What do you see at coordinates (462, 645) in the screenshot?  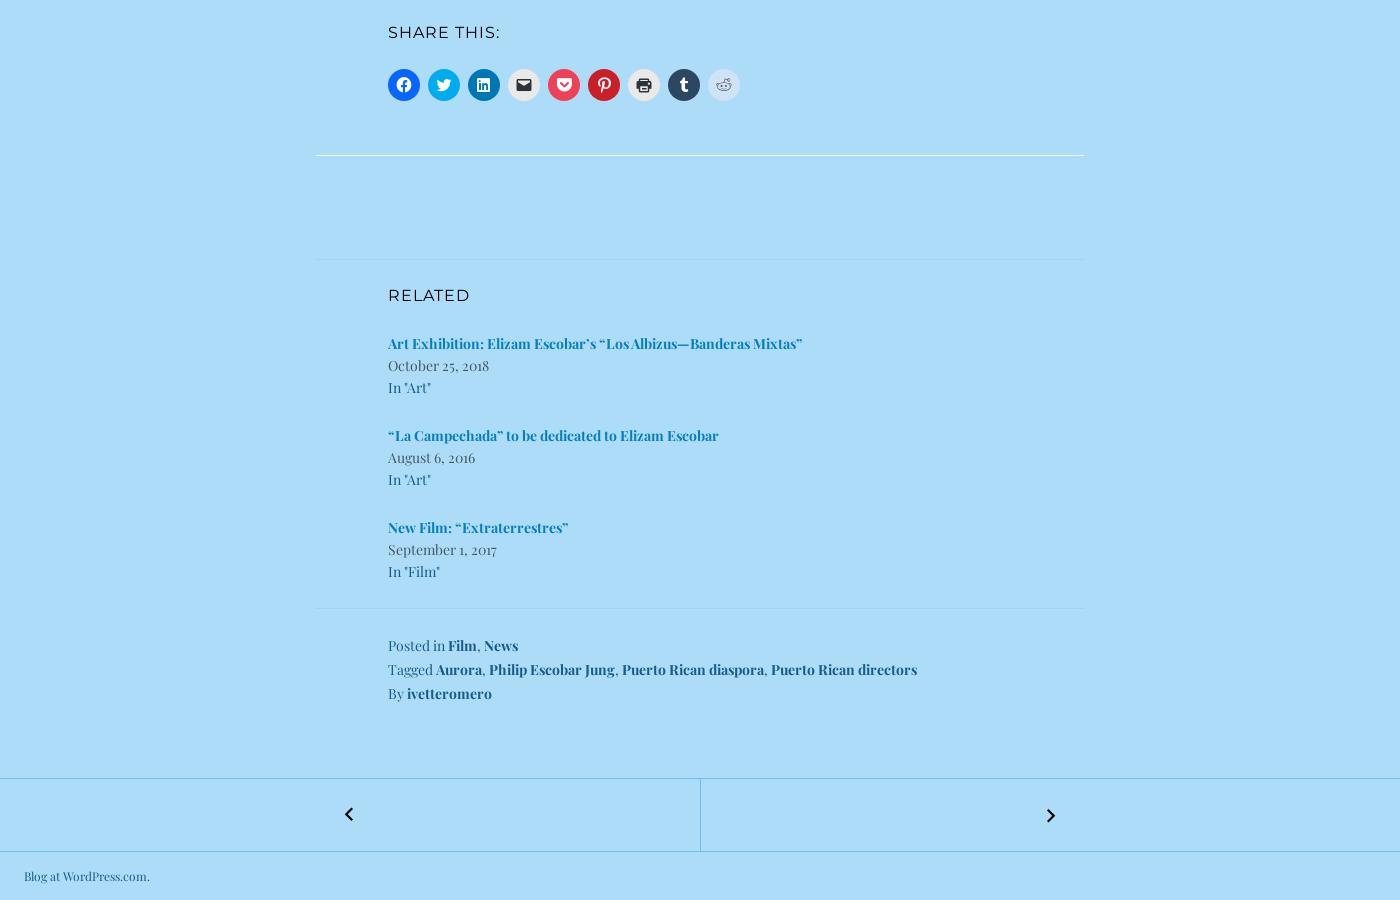 I see `'Film'` at bounding box center [462, 645].